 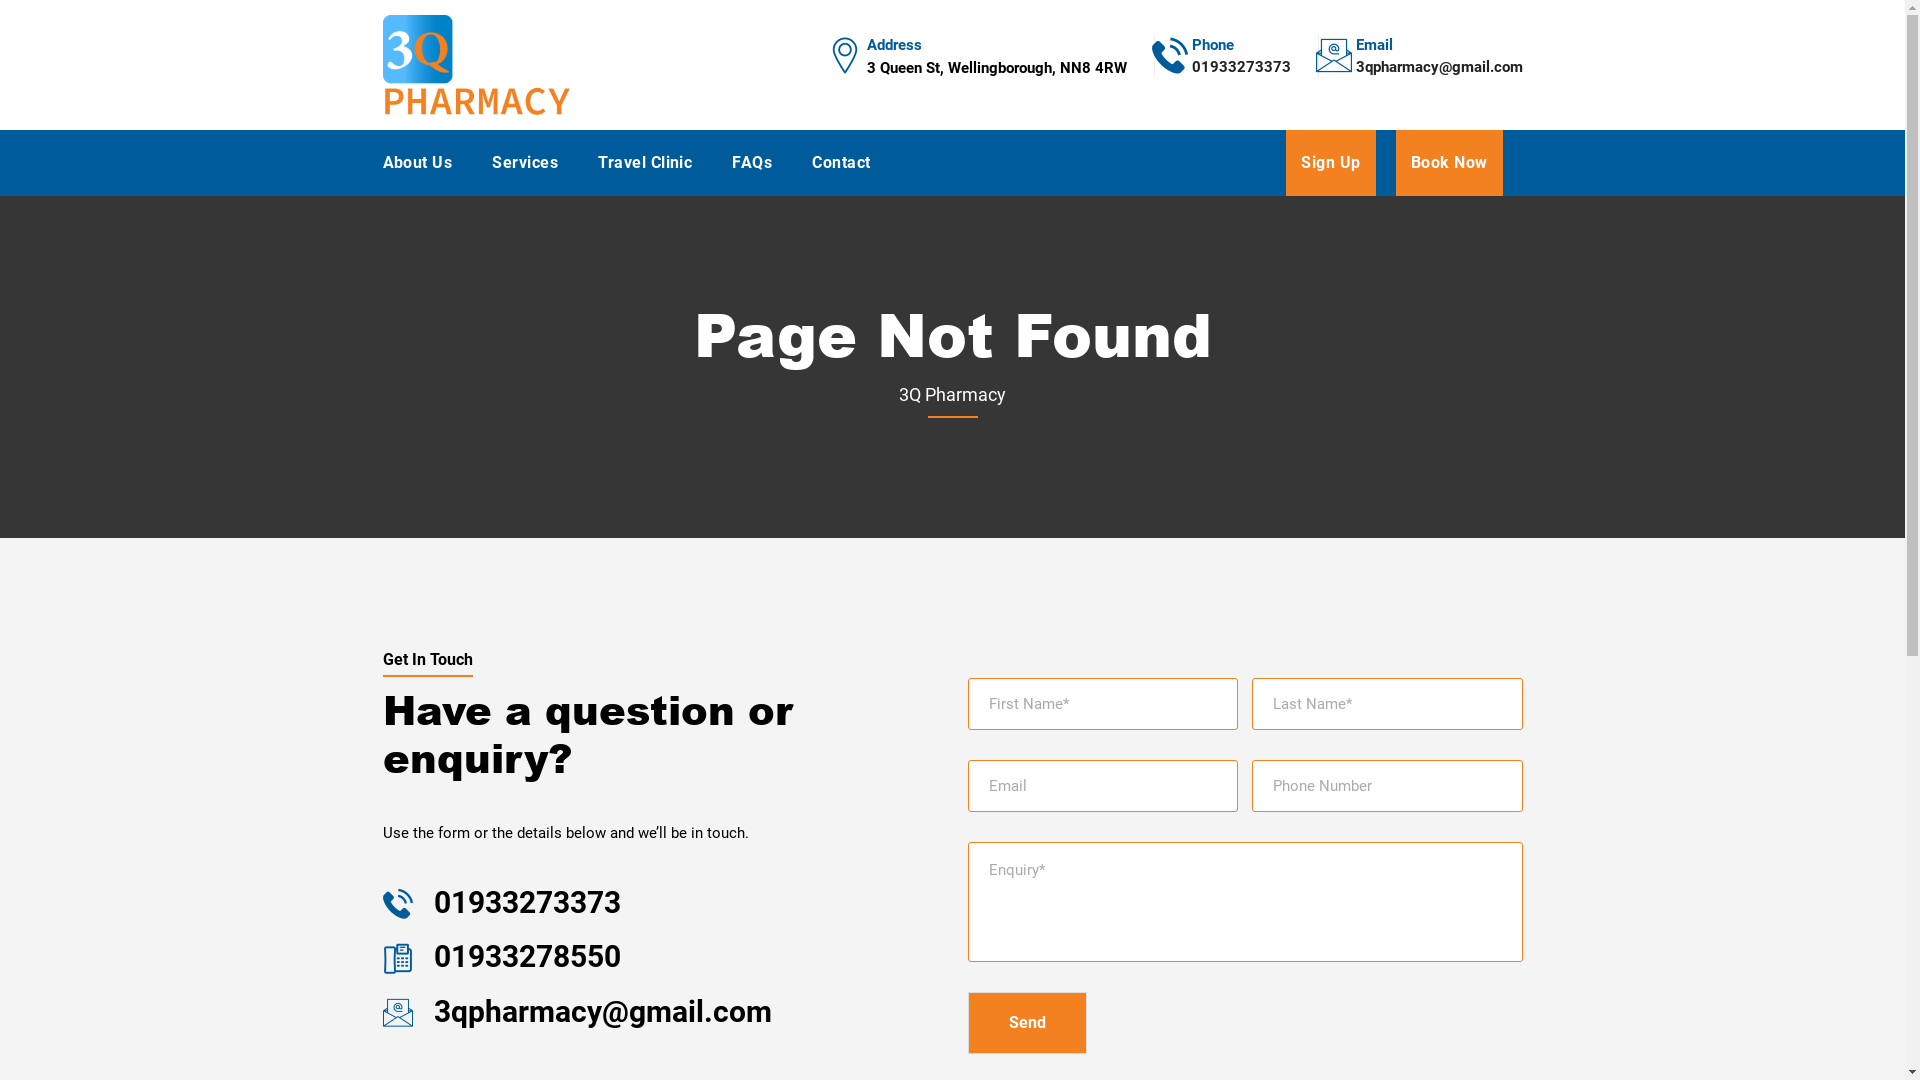 I want to click on 'Sign Up', so click(x=1286, y=161).